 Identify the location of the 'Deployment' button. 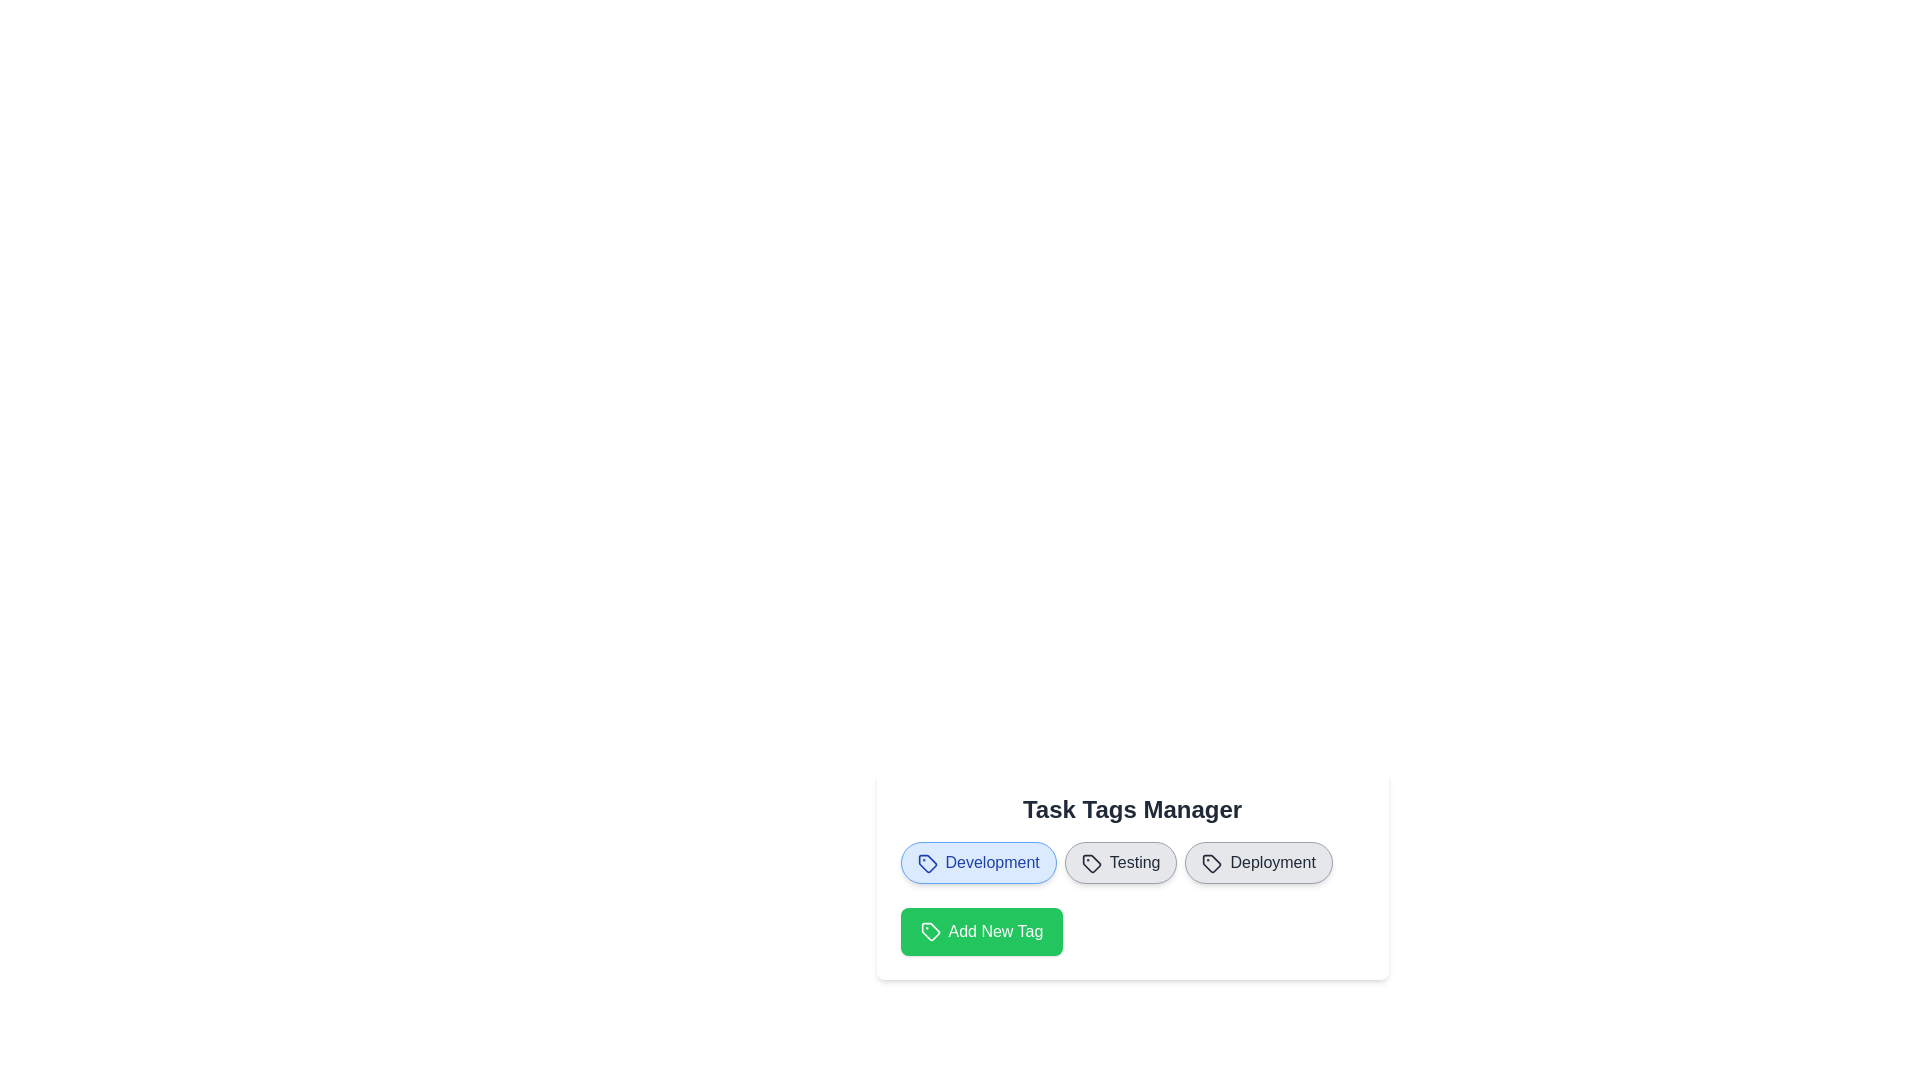
(1257, 862).